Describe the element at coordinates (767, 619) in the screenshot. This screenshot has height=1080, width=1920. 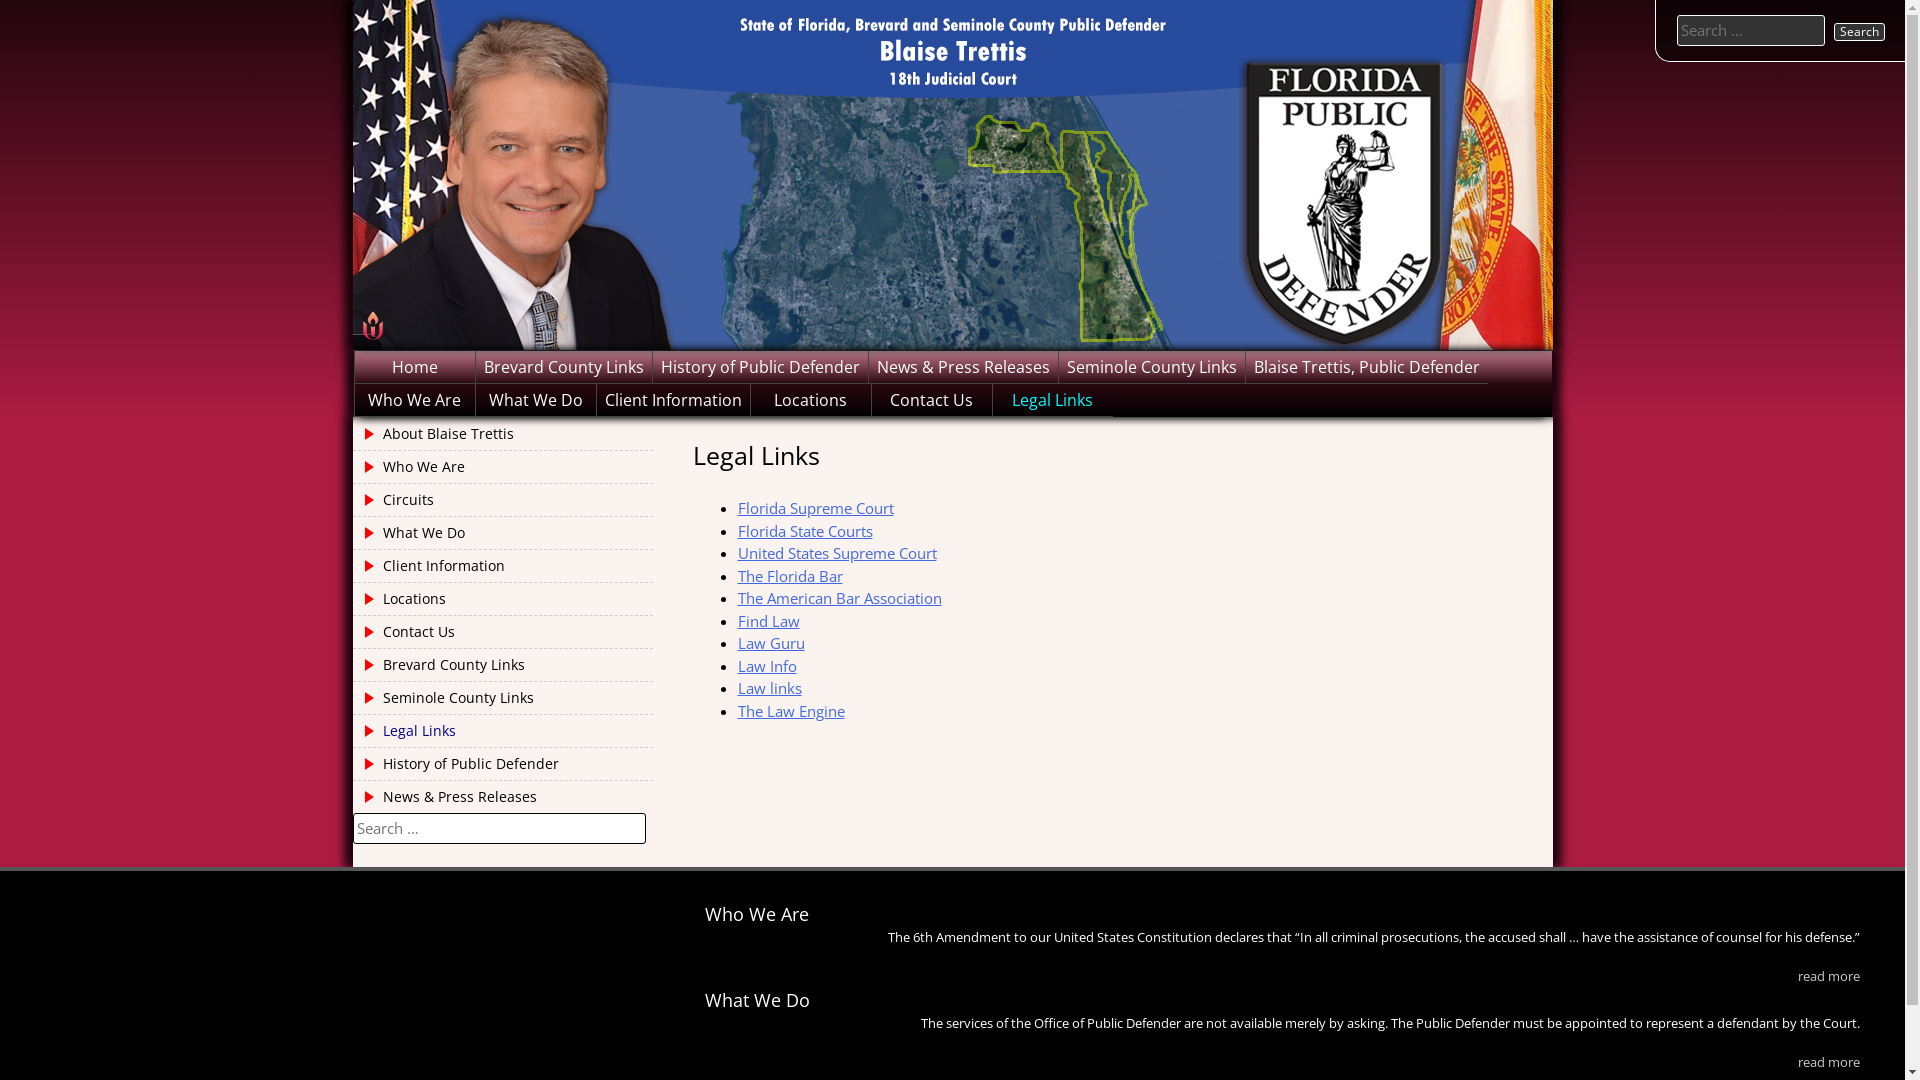
I see `'Find Law'` at that location.